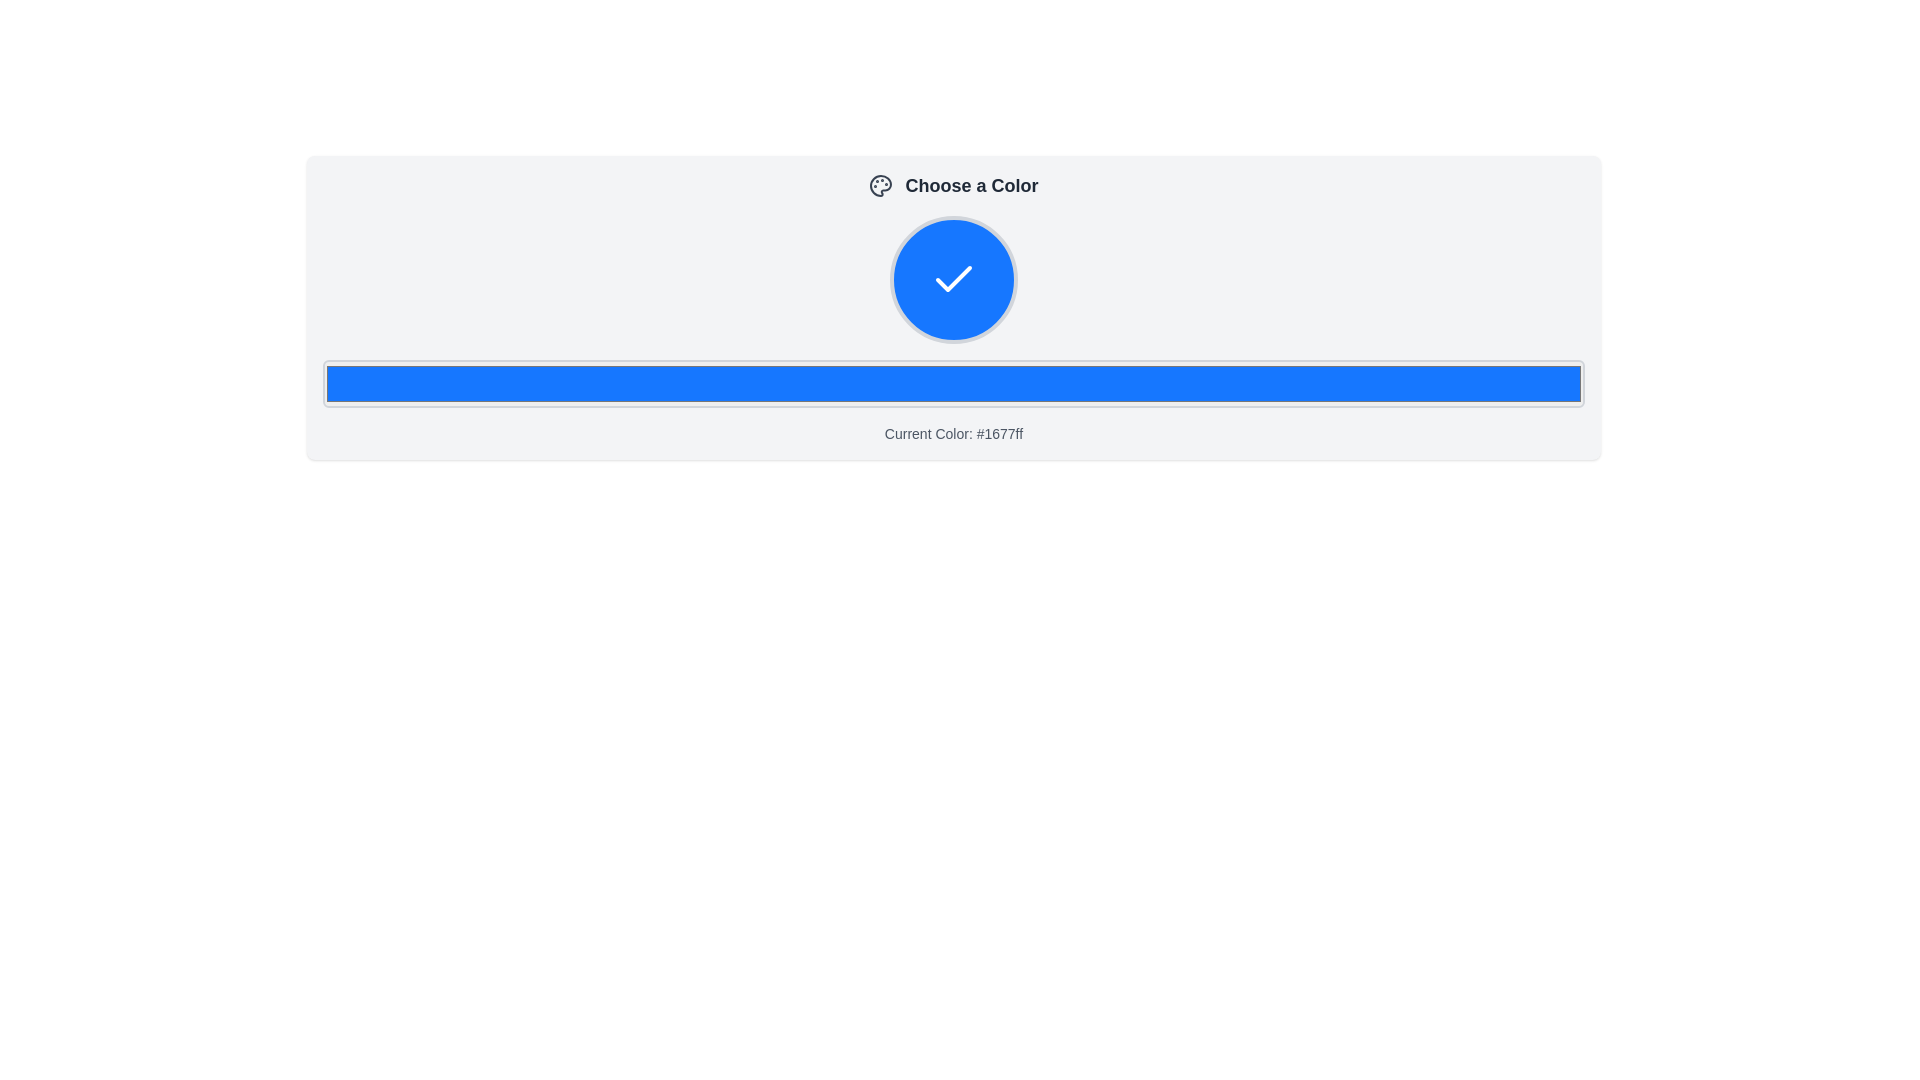  I want to click on the Text Label that serves as a heading for selecting a color, positioned above the circular button with a checkmark and to the right of the palette icon, so click(971, 185).